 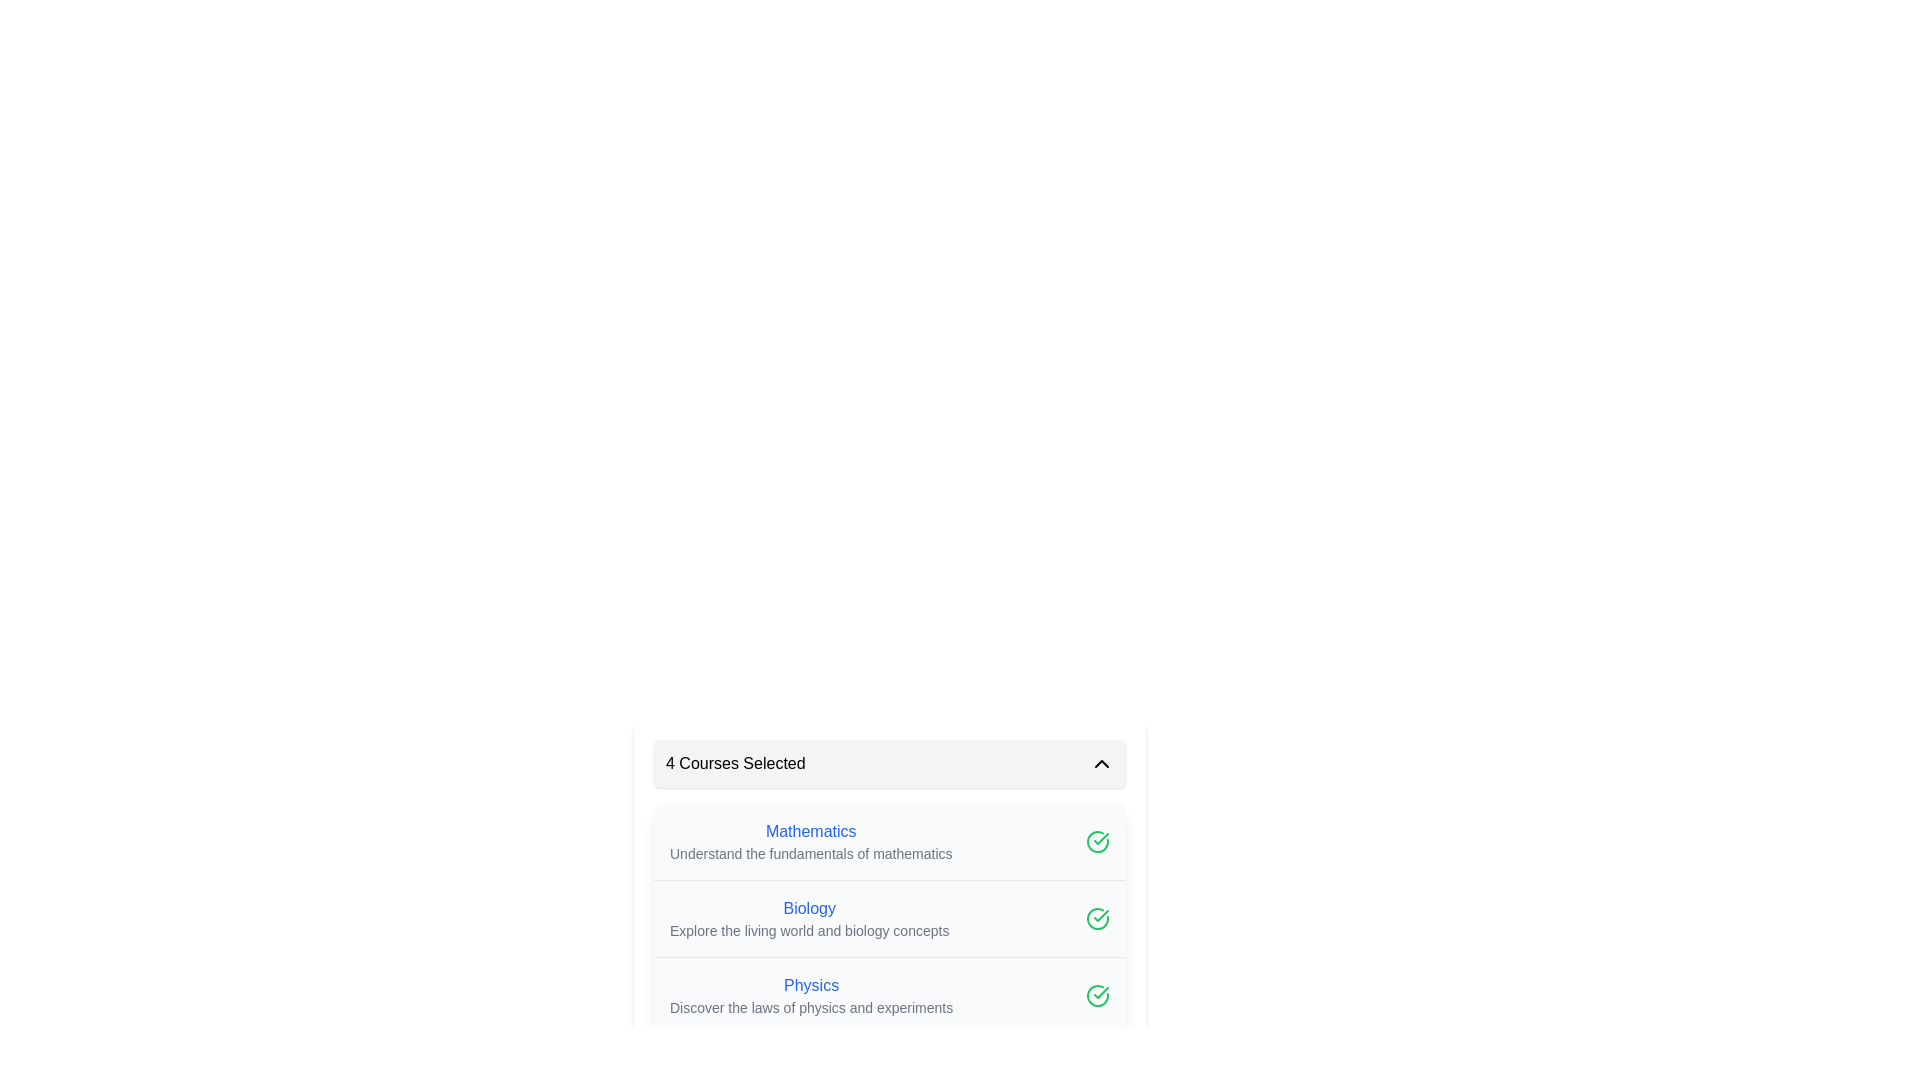 What do you see at coordinates (1097, 918) in the screenshot?
I see `the status indicator icon positioned to the right of the 'Biology' label, which signifies the selection or completion of the 'Biology' item` at bounding box center [1097, 918].